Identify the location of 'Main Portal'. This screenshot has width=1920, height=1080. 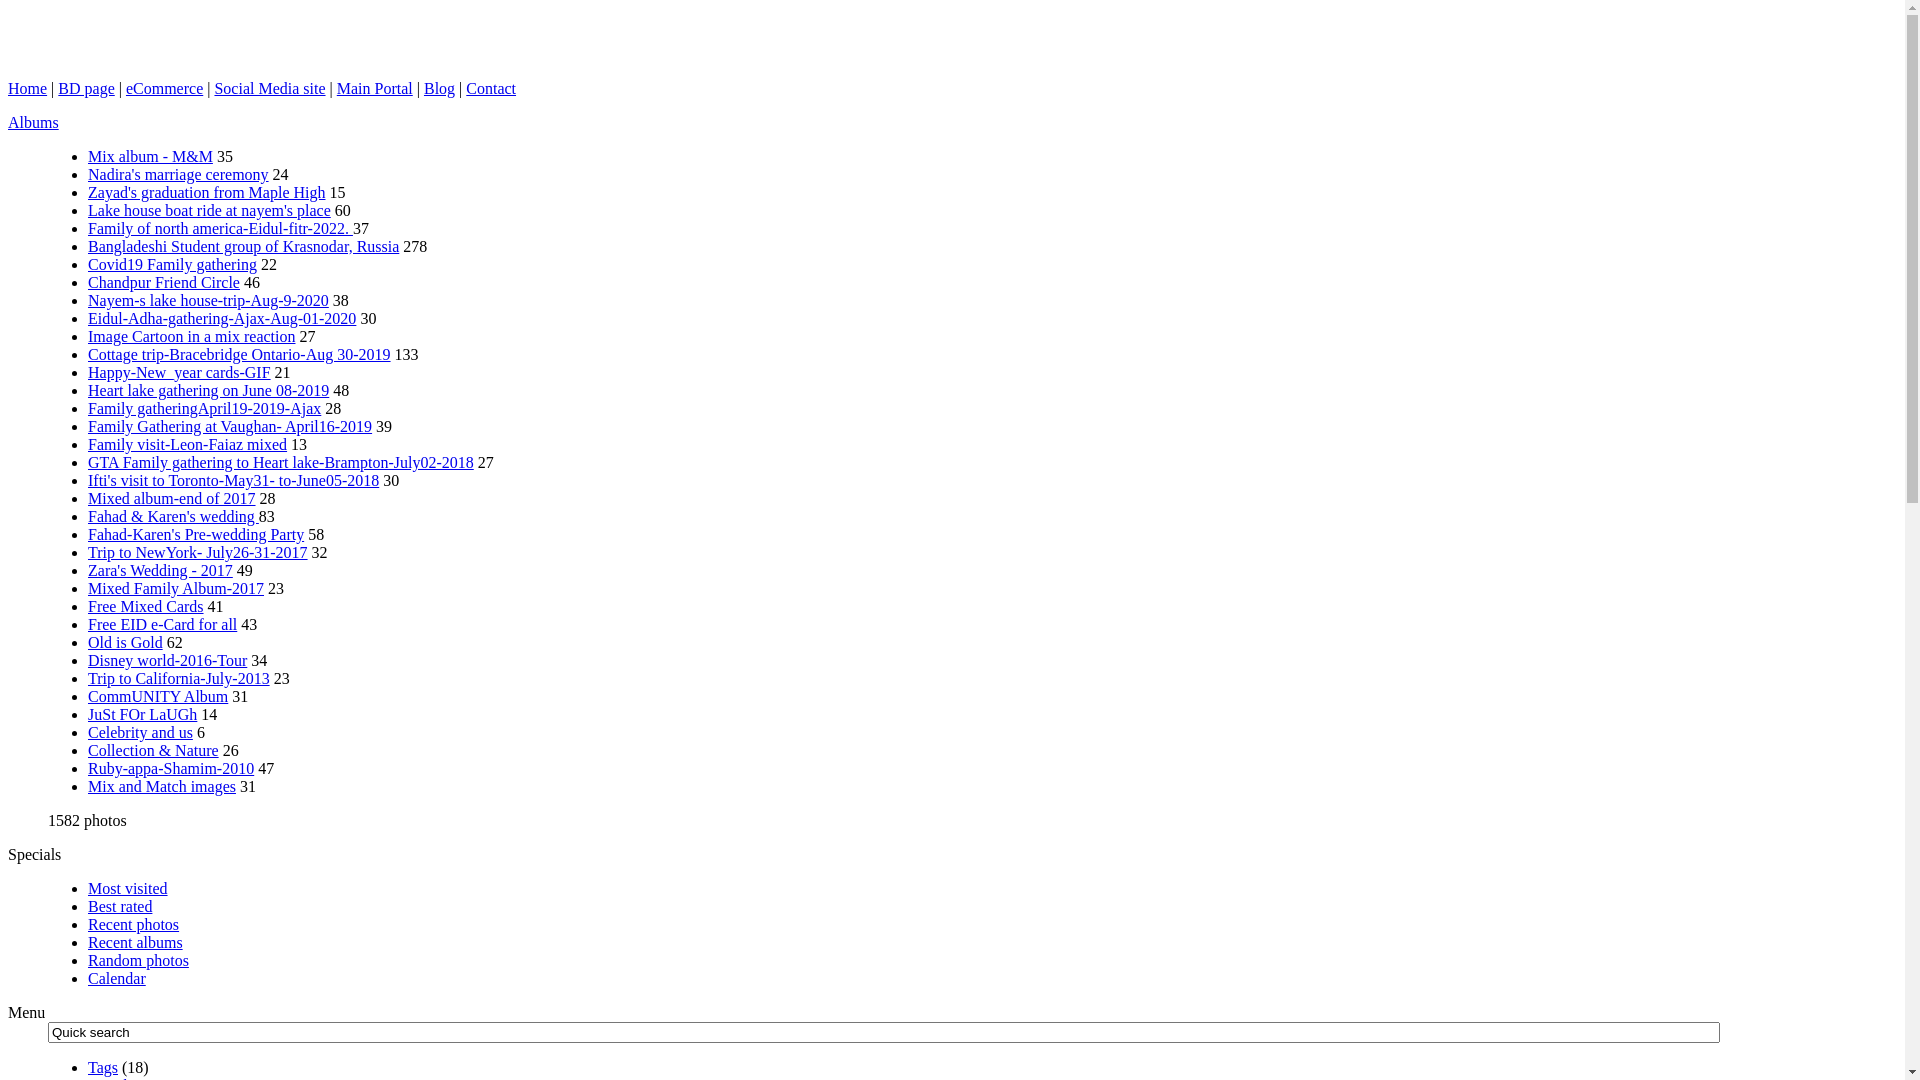
(336, 87).